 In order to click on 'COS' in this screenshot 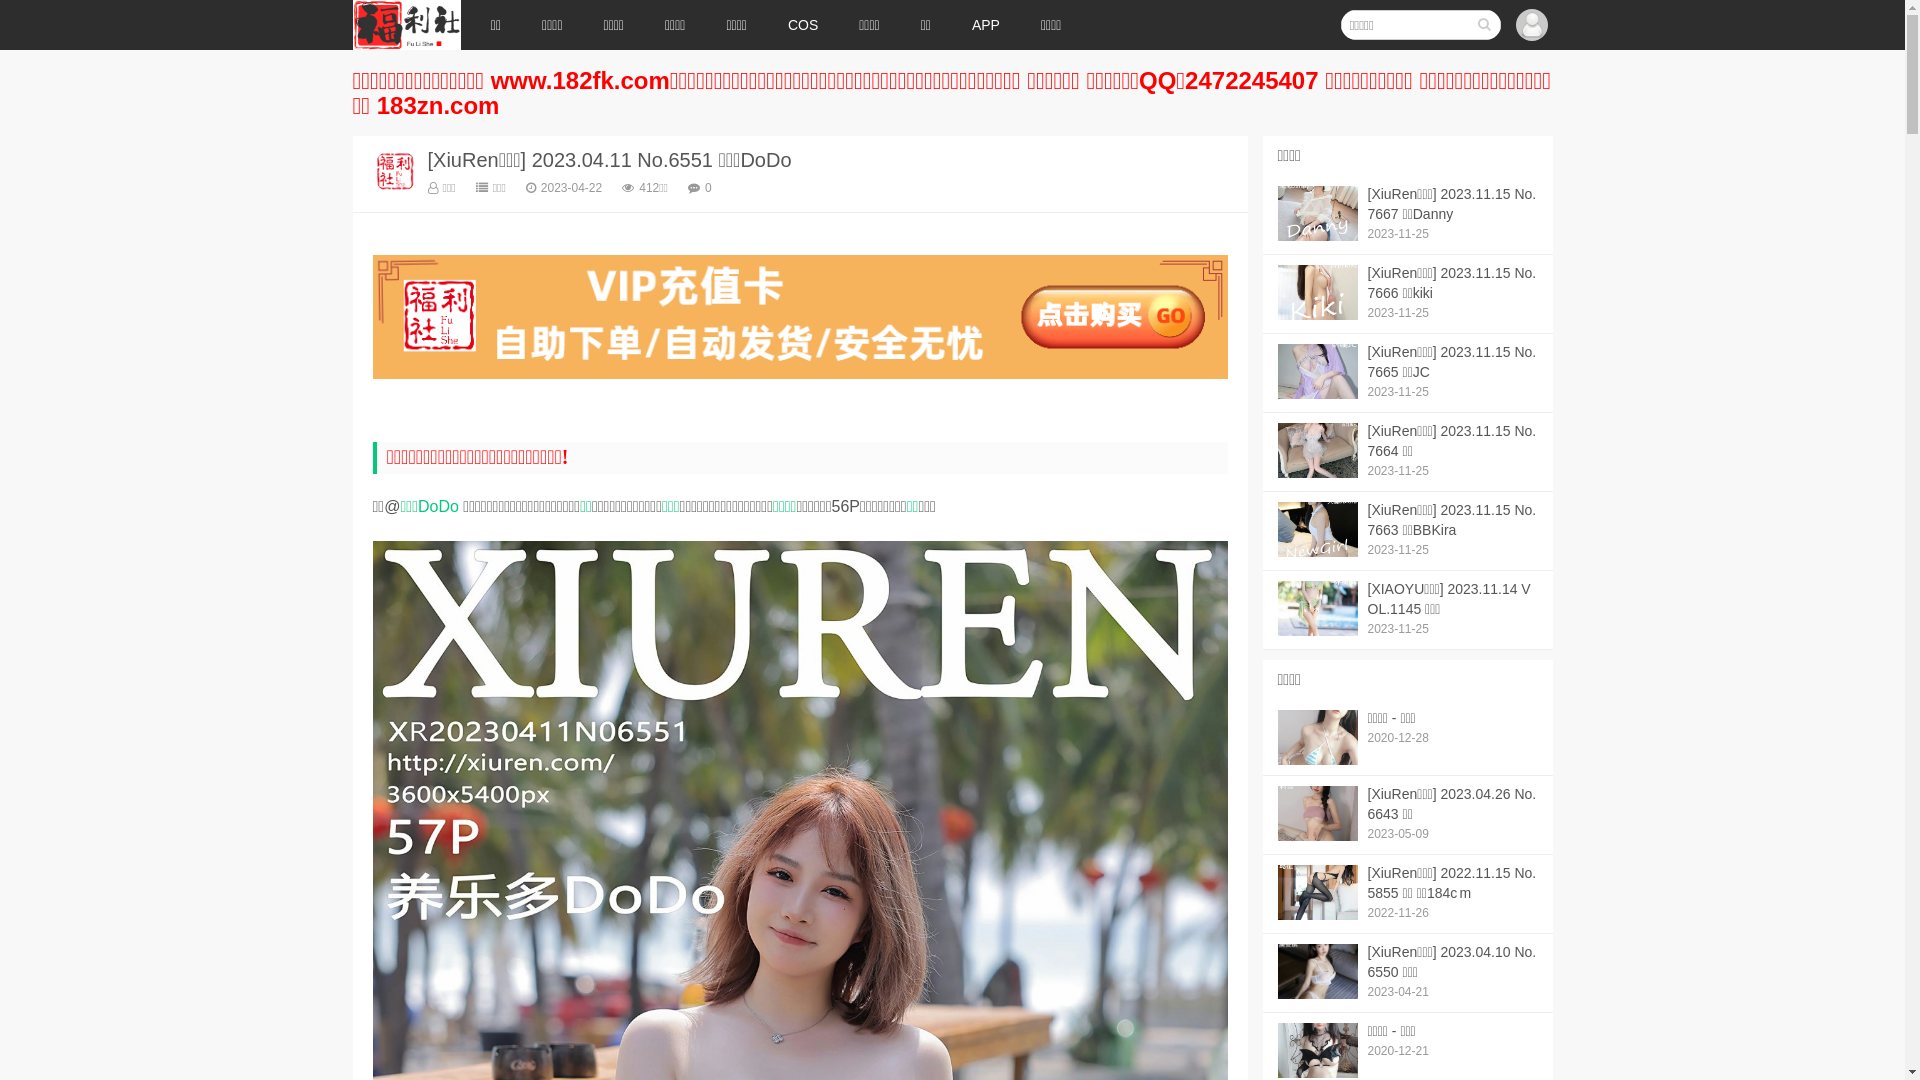, I will do `click(802, 24)`.